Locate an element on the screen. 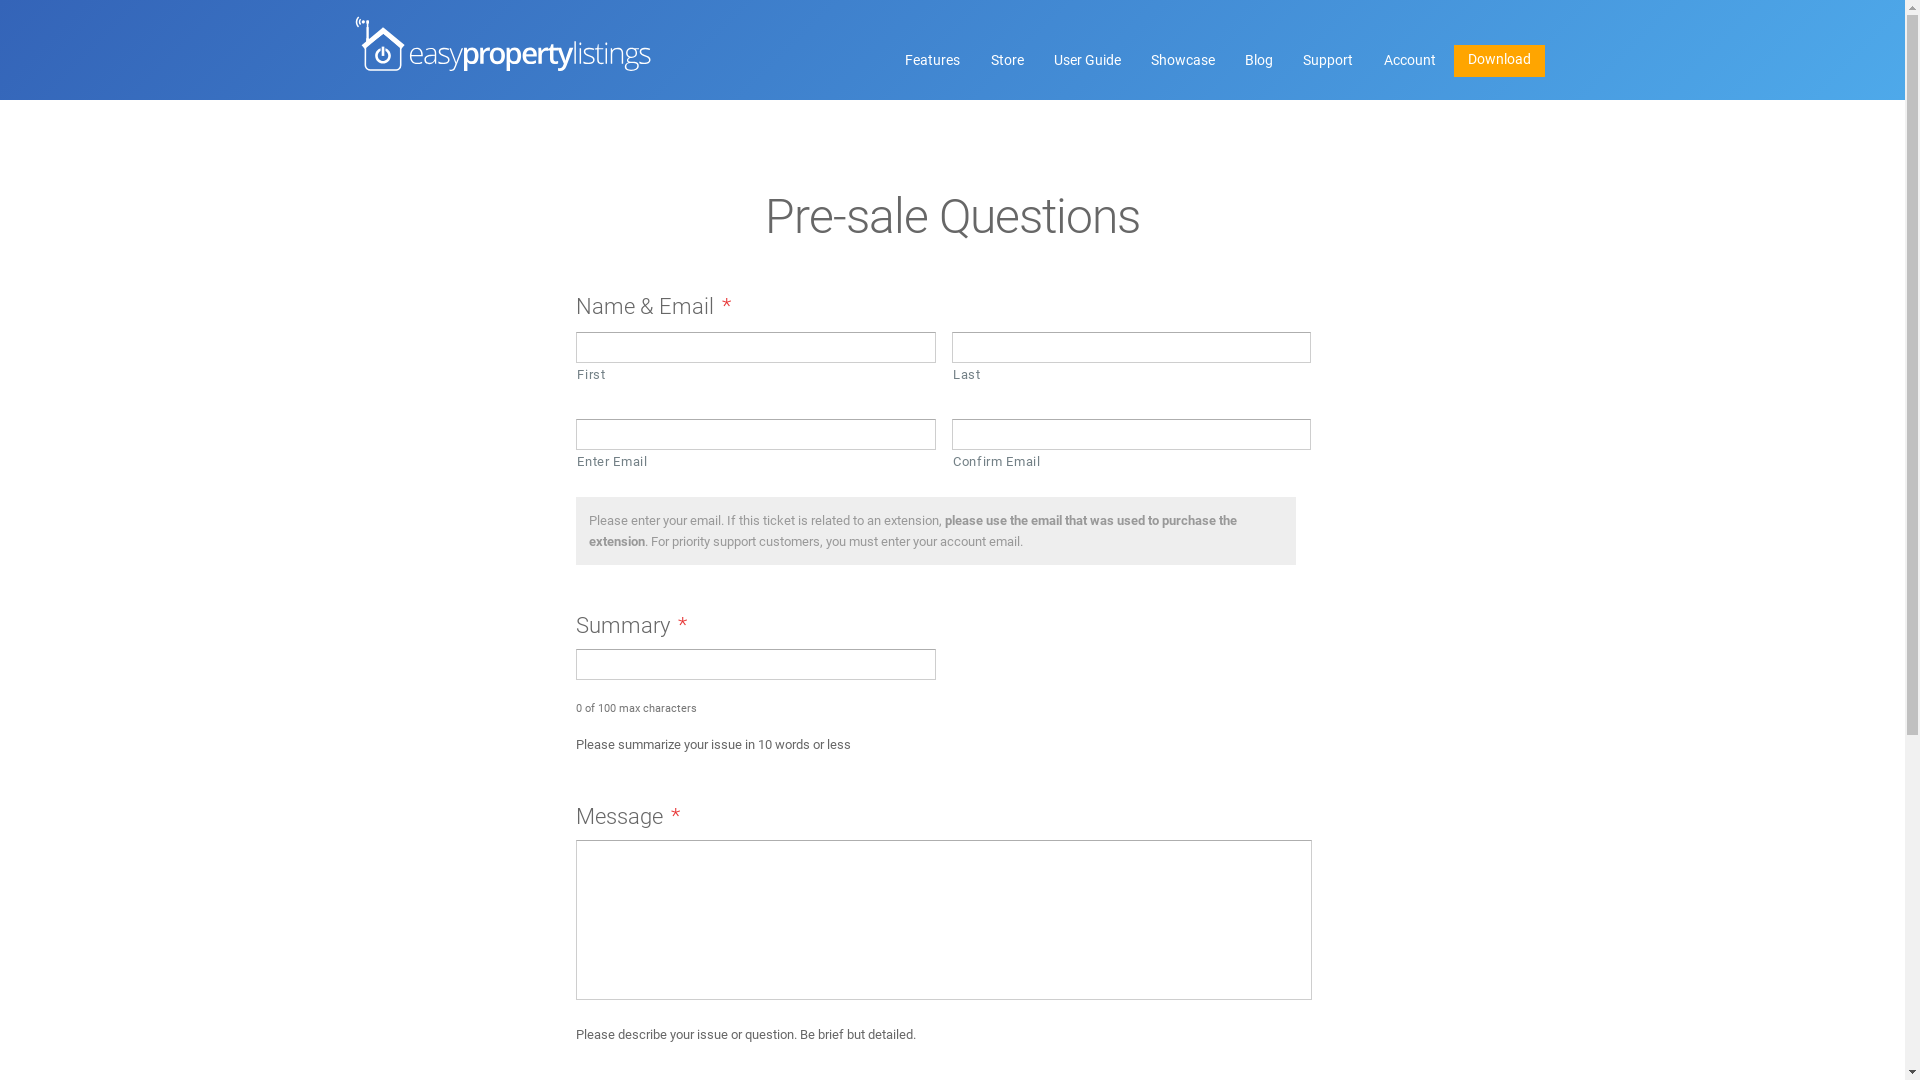 This screenshot has width=1920, height=1080. 'Features' is located at coordinates (931, 60).